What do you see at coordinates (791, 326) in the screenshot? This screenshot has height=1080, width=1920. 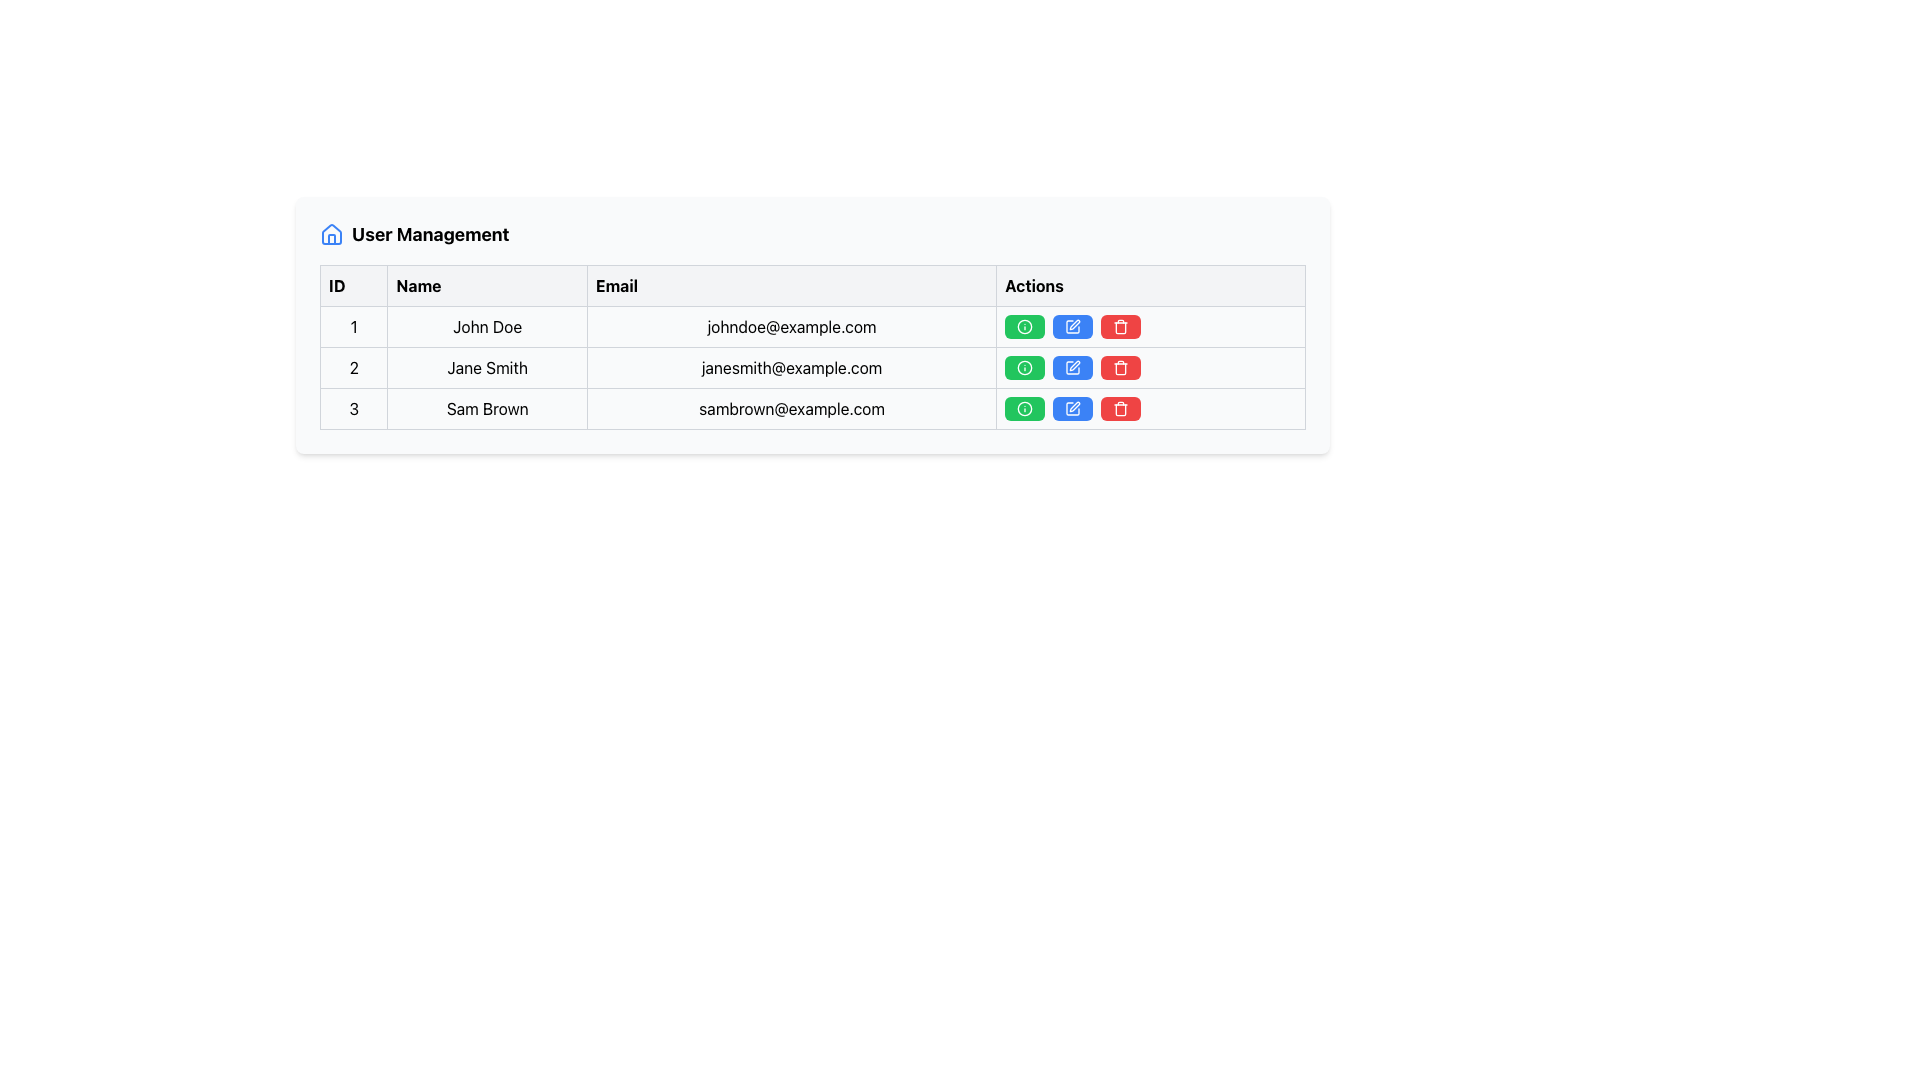 I see `the text field displaying the email address 'johndoe@example.com', which is located in the third cell of the first row under the 'Email' column of the data table` at bounding box center [791, 326].